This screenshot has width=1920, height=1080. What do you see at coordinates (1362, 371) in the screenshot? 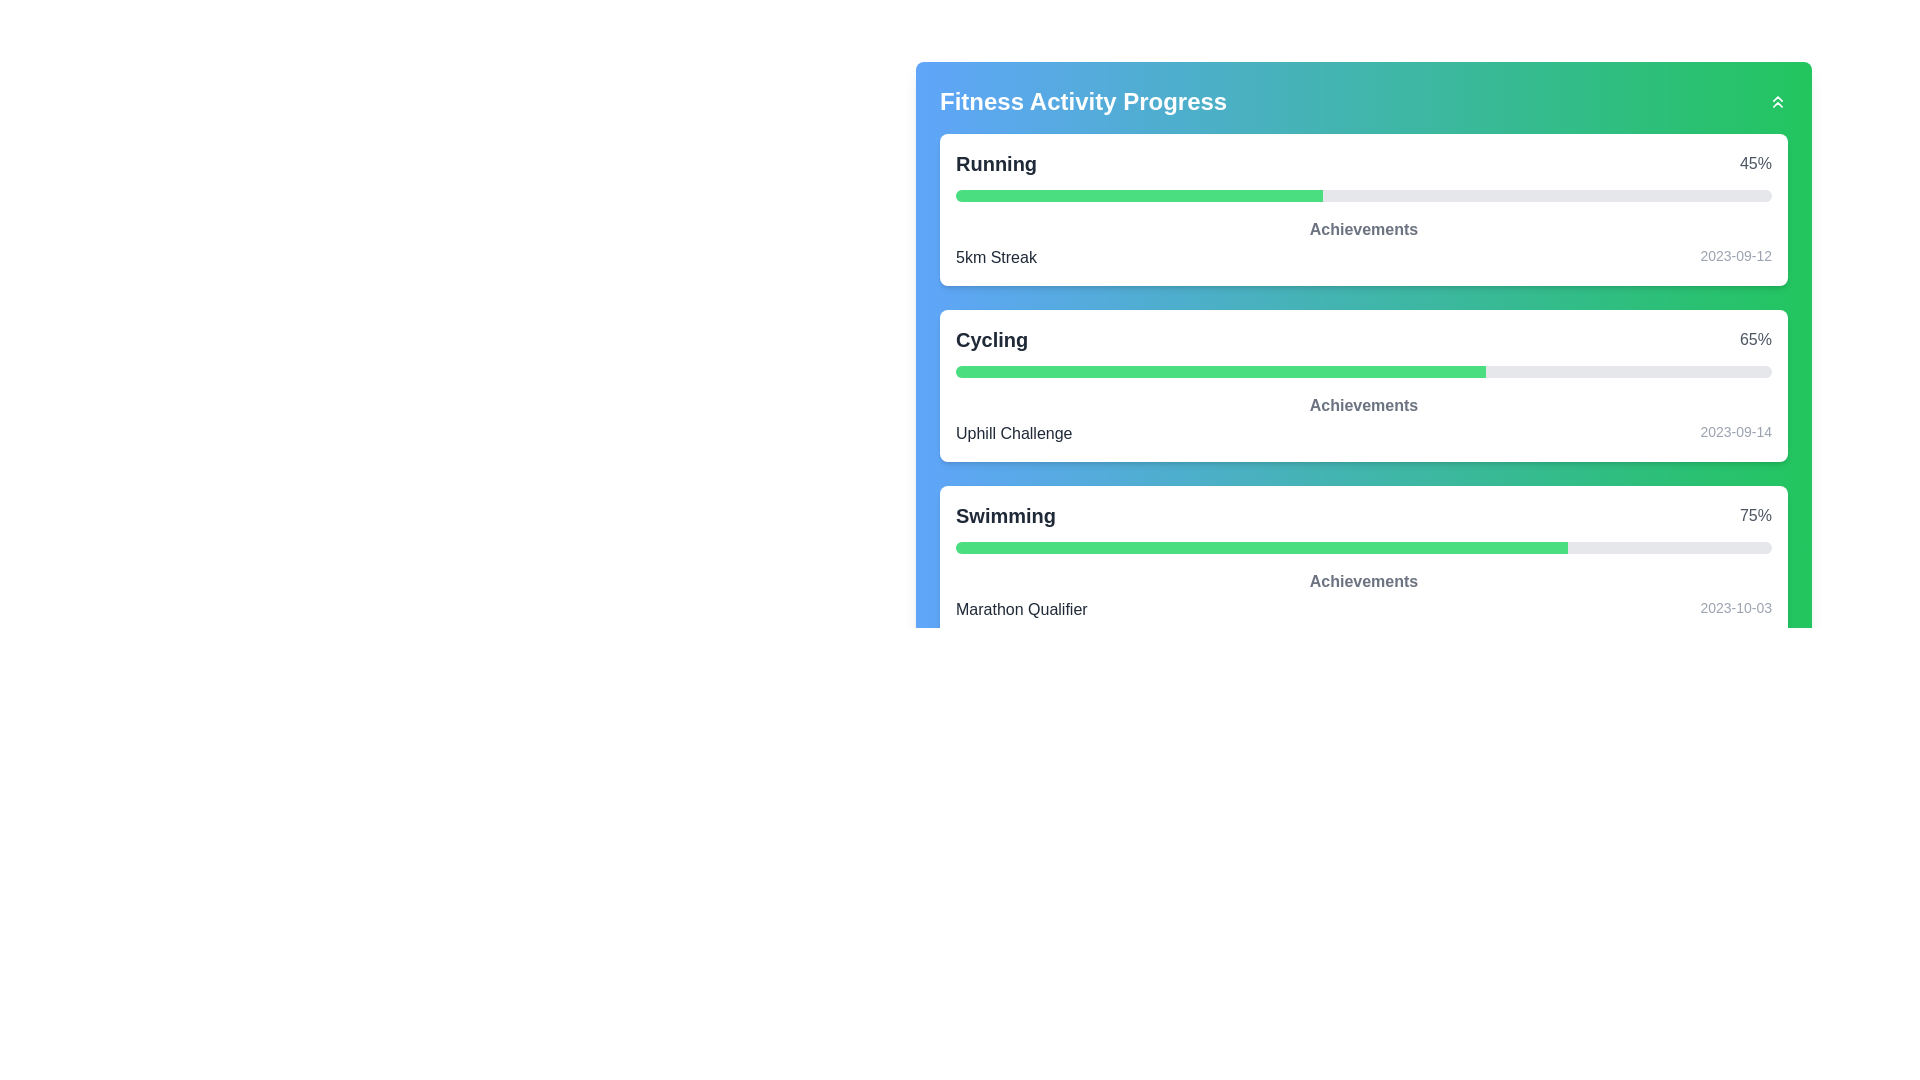
I see `the horizontal progress bar in the 'Cycling' section, which has a rounded appearance and indicates 65% progress` at bounding box center [1362, 371].